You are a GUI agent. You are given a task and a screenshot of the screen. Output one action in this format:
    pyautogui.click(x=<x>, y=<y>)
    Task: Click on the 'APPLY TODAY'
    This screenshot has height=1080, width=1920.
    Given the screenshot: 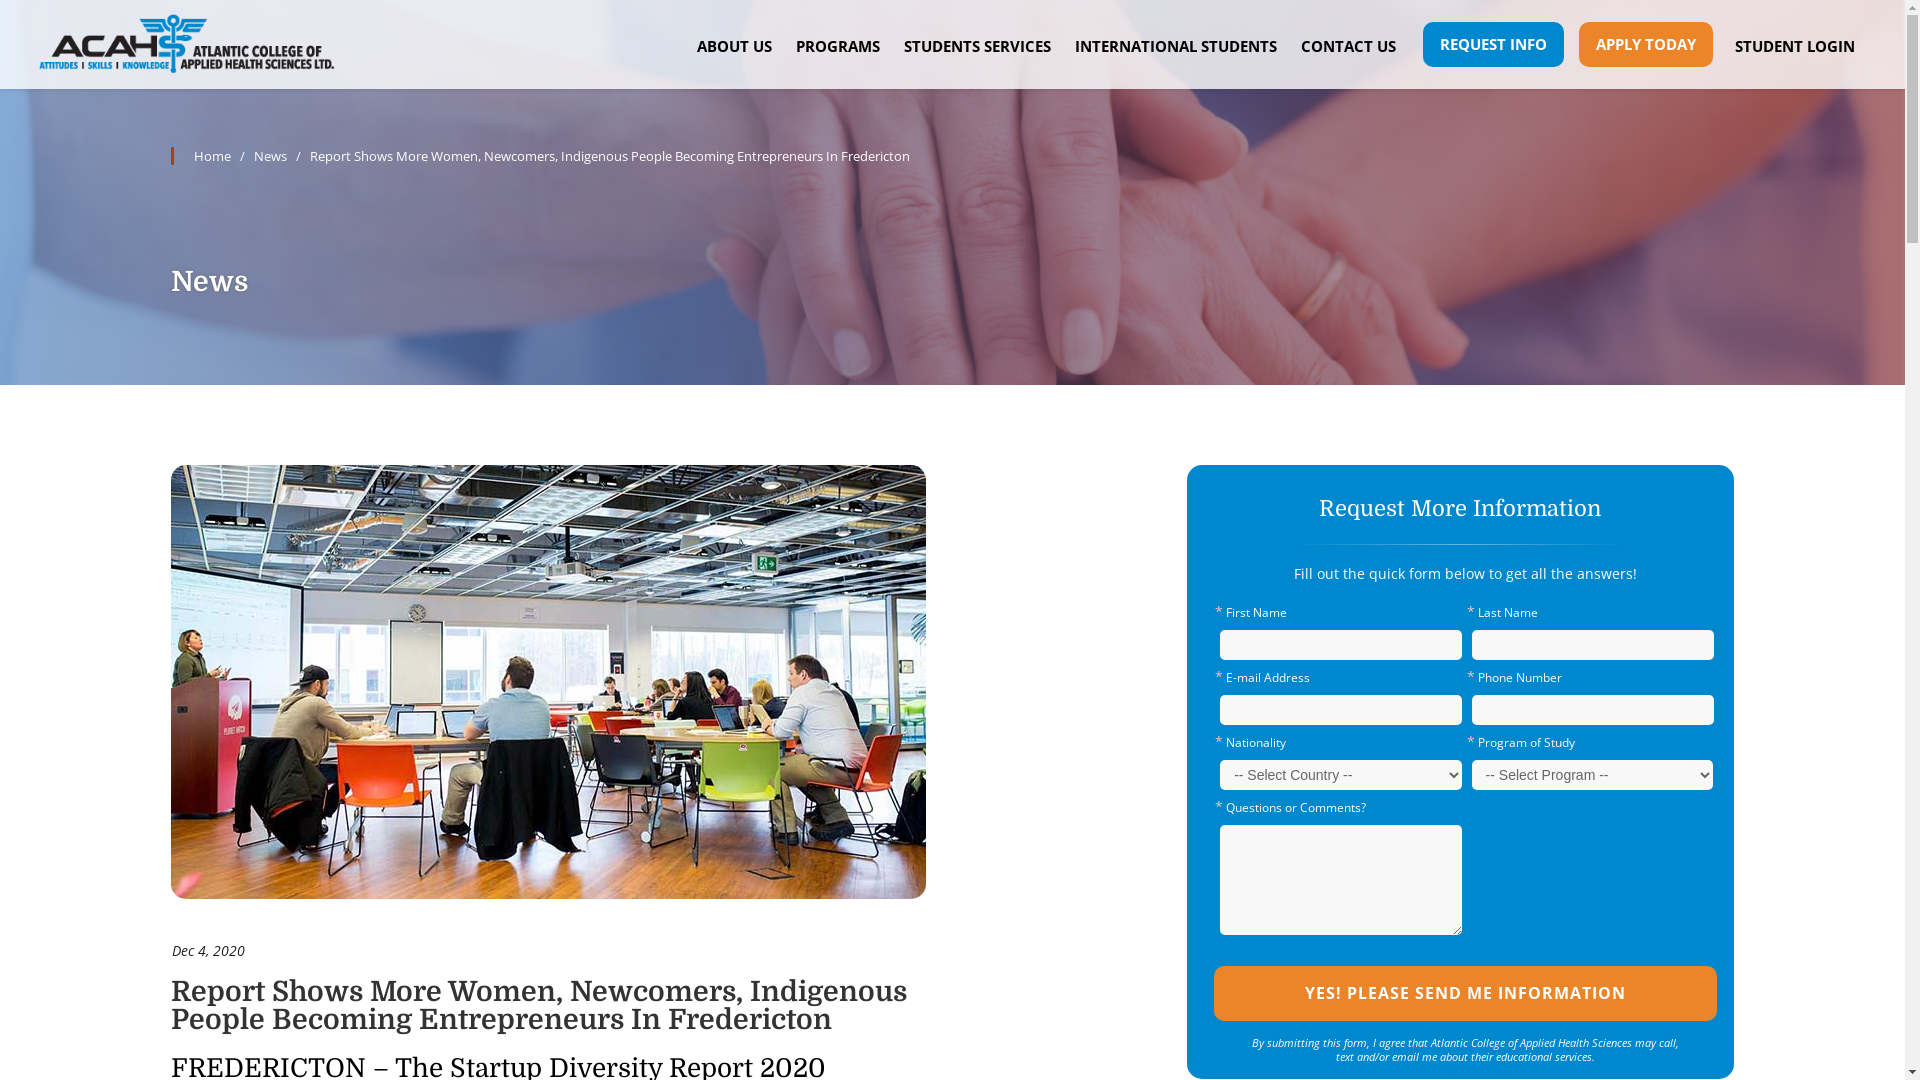 What is the action you would take?
    pyautogui.click(x=1646, y=44)
    